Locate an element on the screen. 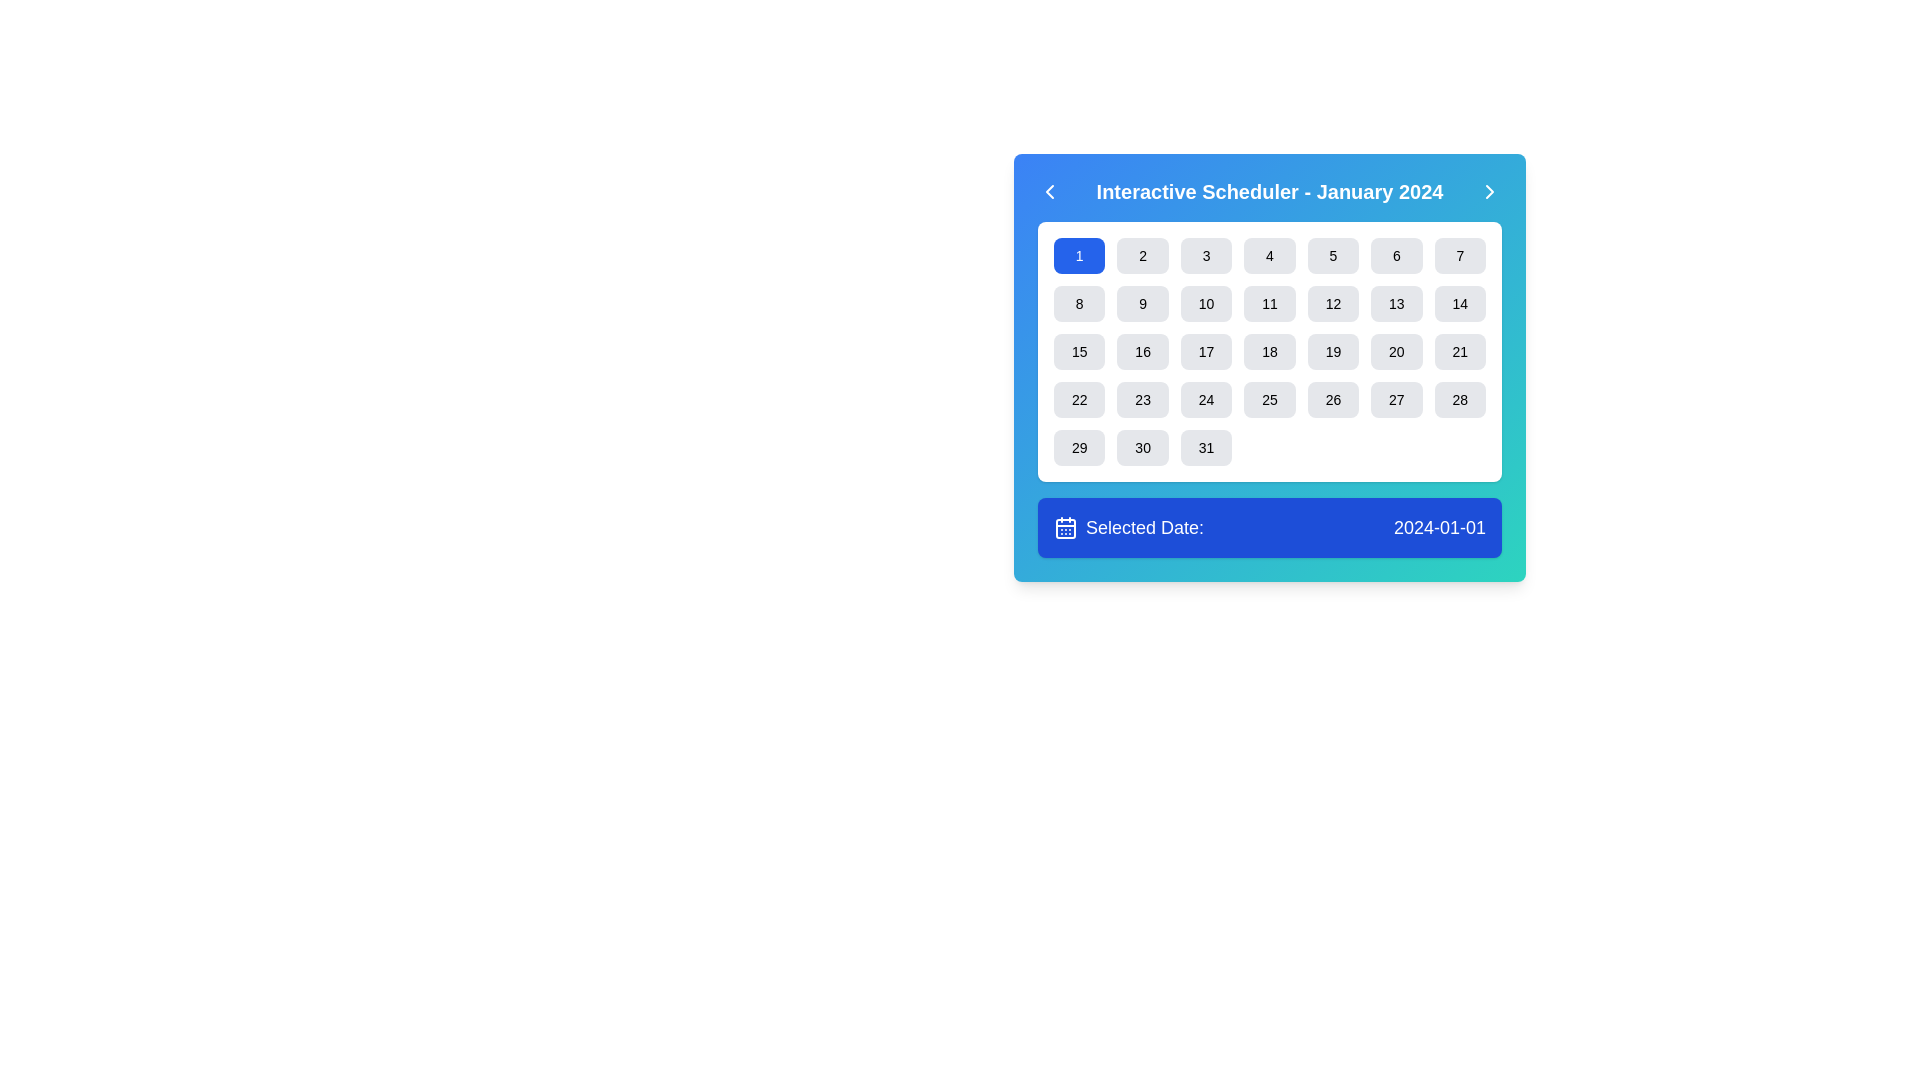 This screenshot has height=1080, width=1920. the Text label that displays the currently selected date from the calendar, located in the bottom-right corner of the 'Selected Date:' section is located at coordinates (1440, 527).